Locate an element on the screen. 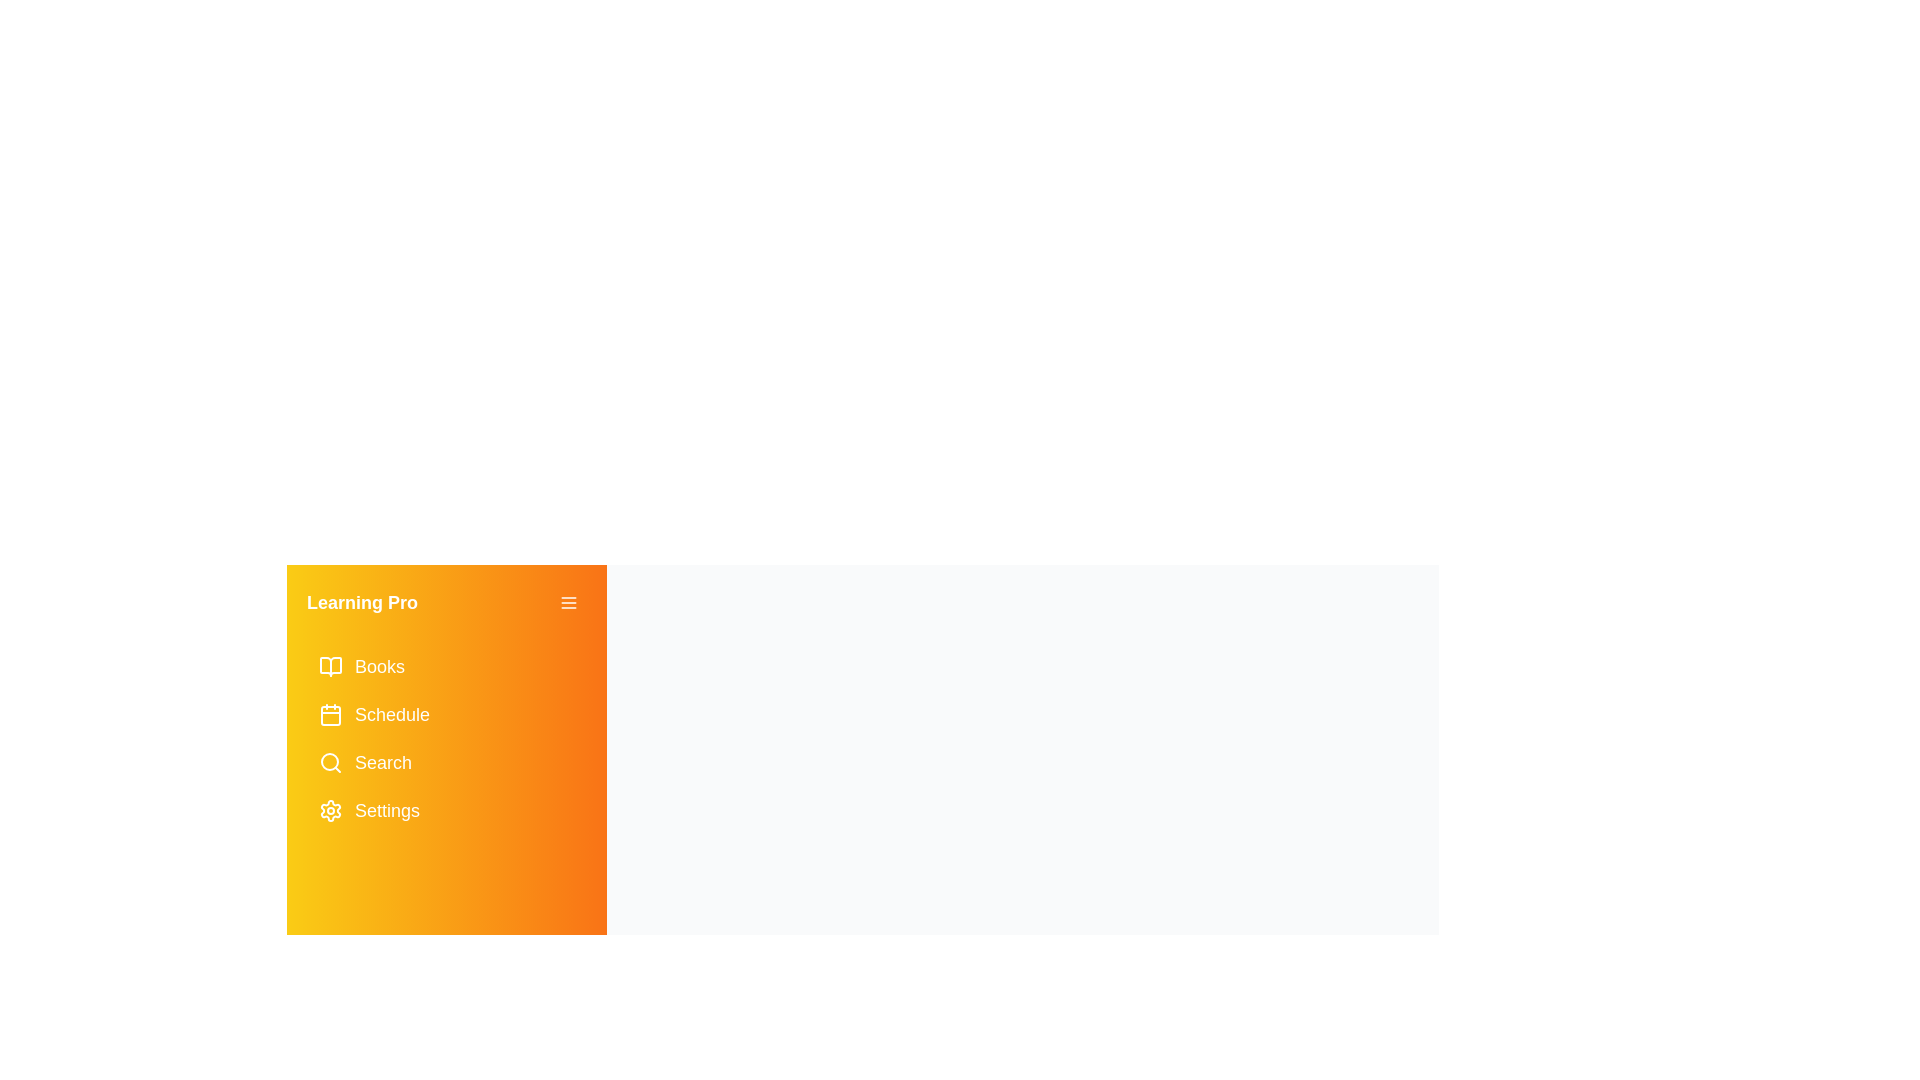 Image resolution: width=1920 pixels, height=1080 pixels. the Search navigation item in the drawer is located at coordinates (445, 763).